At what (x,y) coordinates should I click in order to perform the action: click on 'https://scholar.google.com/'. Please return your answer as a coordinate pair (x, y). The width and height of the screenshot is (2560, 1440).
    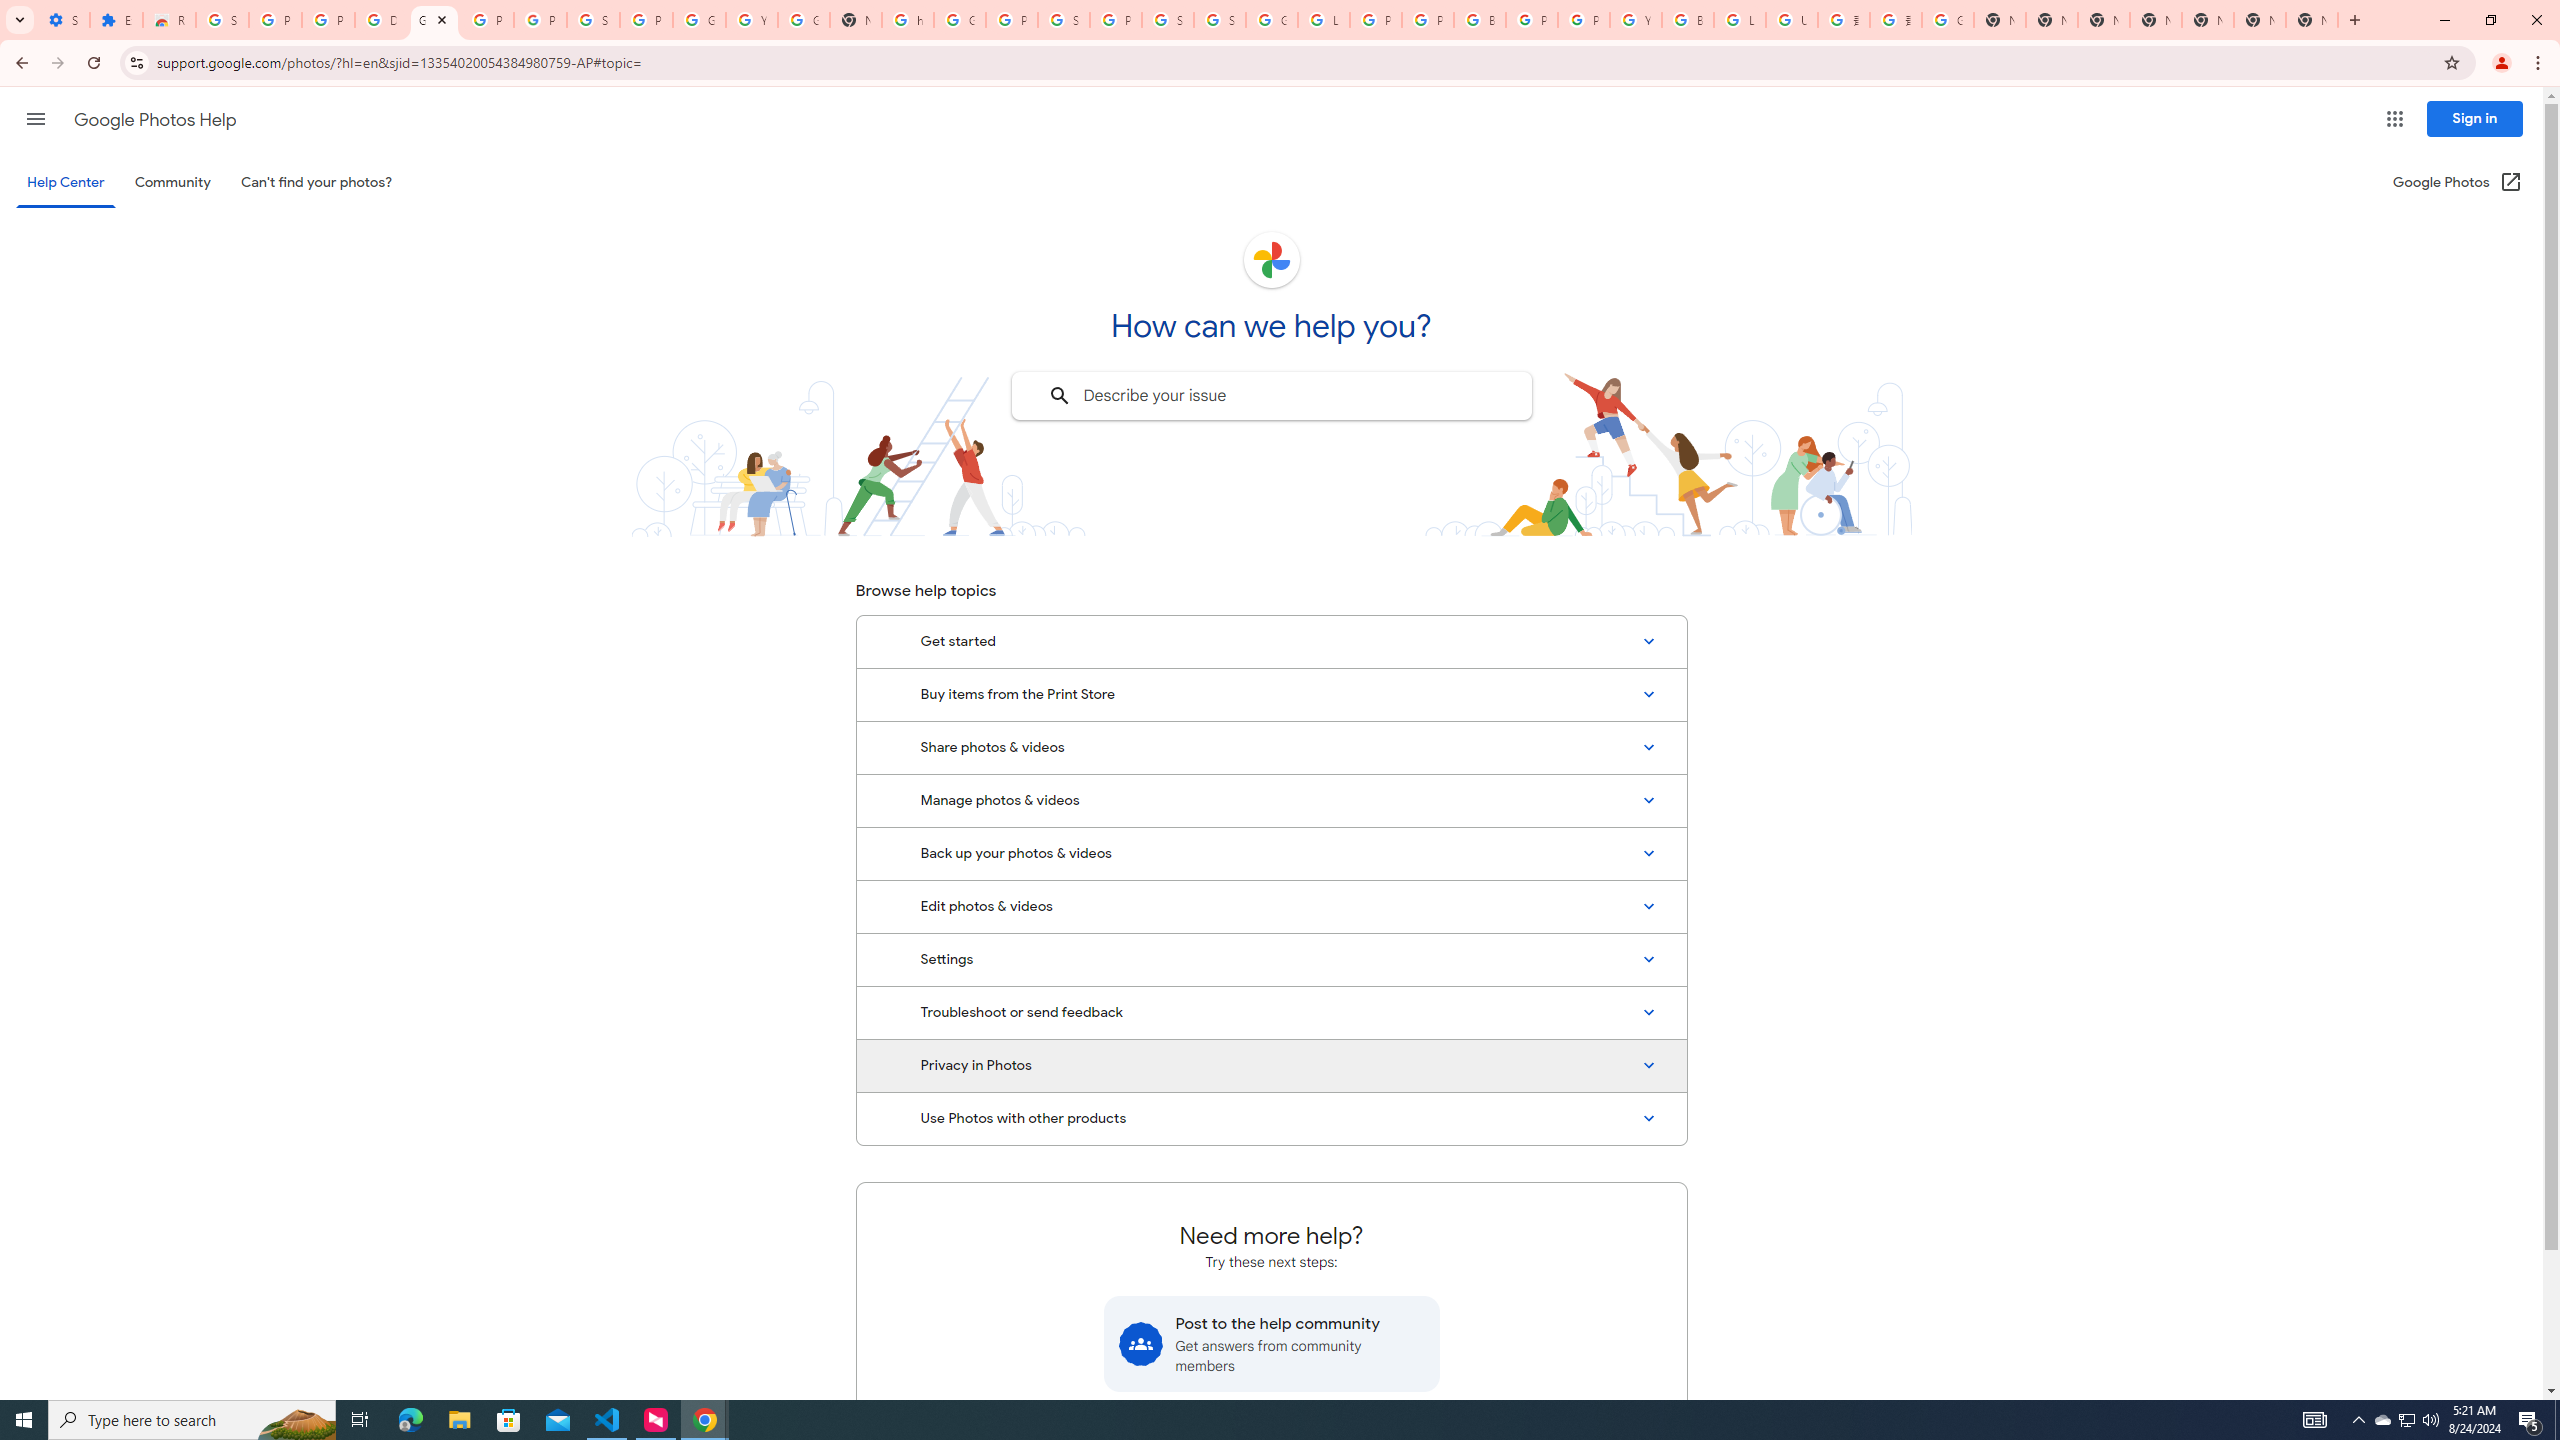
    Looking at the image, I should click on (906, 19).